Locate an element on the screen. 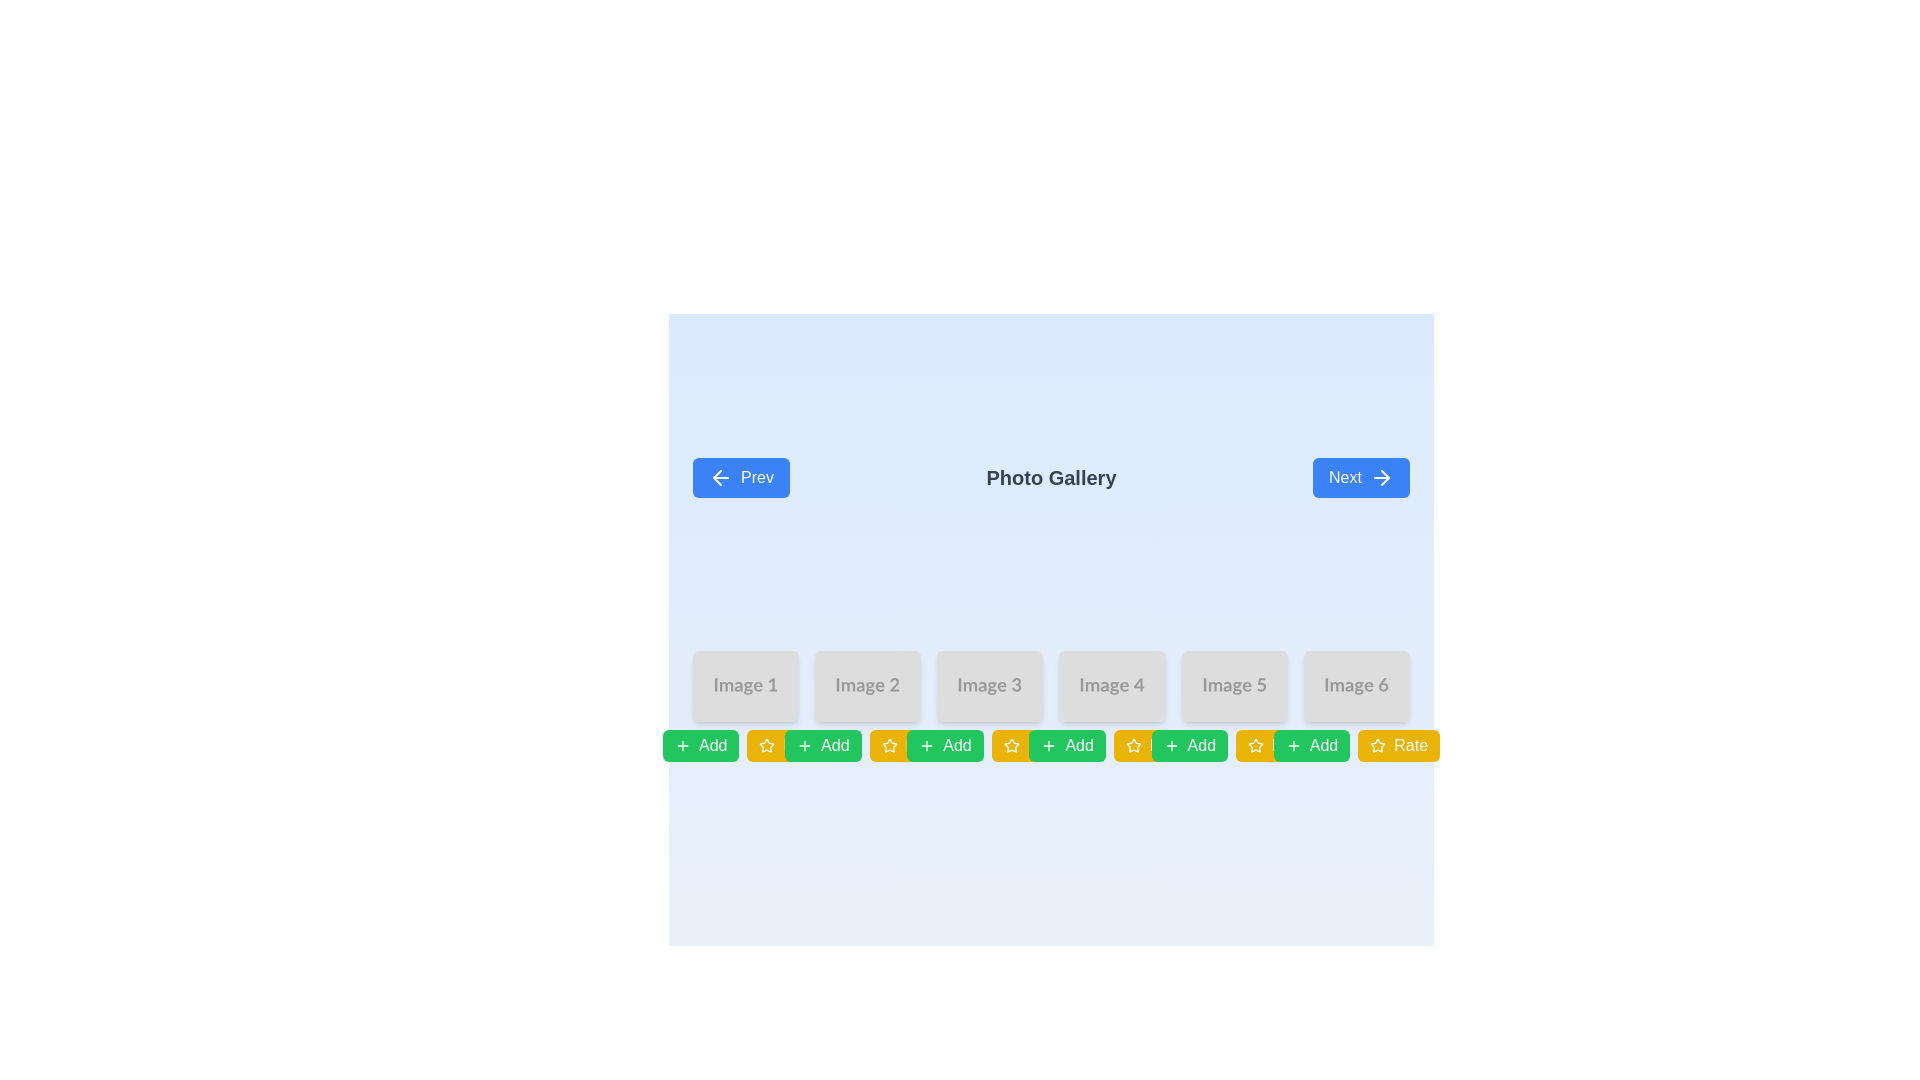 The width and height of the screenshot is (1920, 1080). the star-shaped icon with a yellow fill and bold outline, which is part of the 'Rate' button in the interactive toolbar is located at coordinates (766, 745).